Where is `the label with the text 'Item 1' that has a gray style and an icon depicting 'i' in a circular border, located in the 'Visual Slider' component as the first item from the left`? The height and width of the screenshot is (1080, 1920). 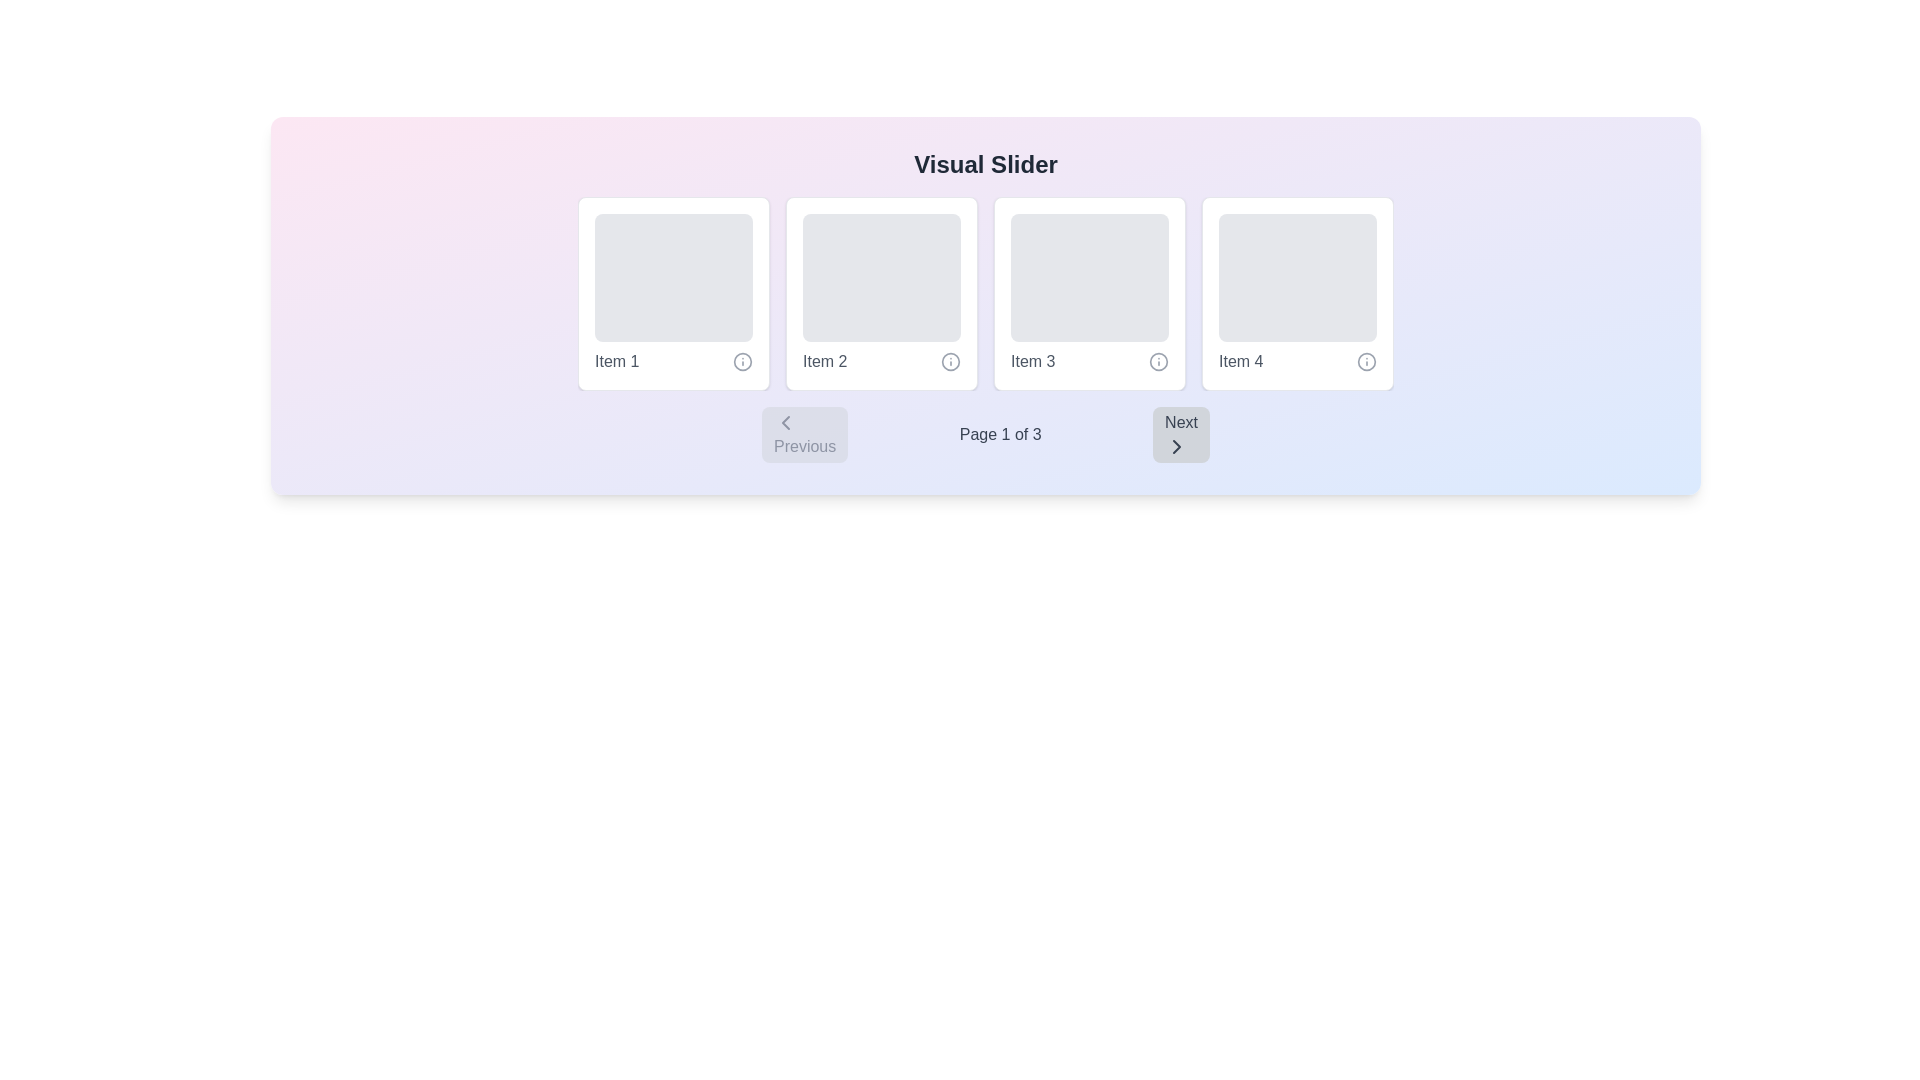
the label with the text 'Item 1' that has a gray style and an icon depicting 'i' in a circular border, located in the 'Visual Slider' component as the first item from the left is located at coordinates (673, 362).